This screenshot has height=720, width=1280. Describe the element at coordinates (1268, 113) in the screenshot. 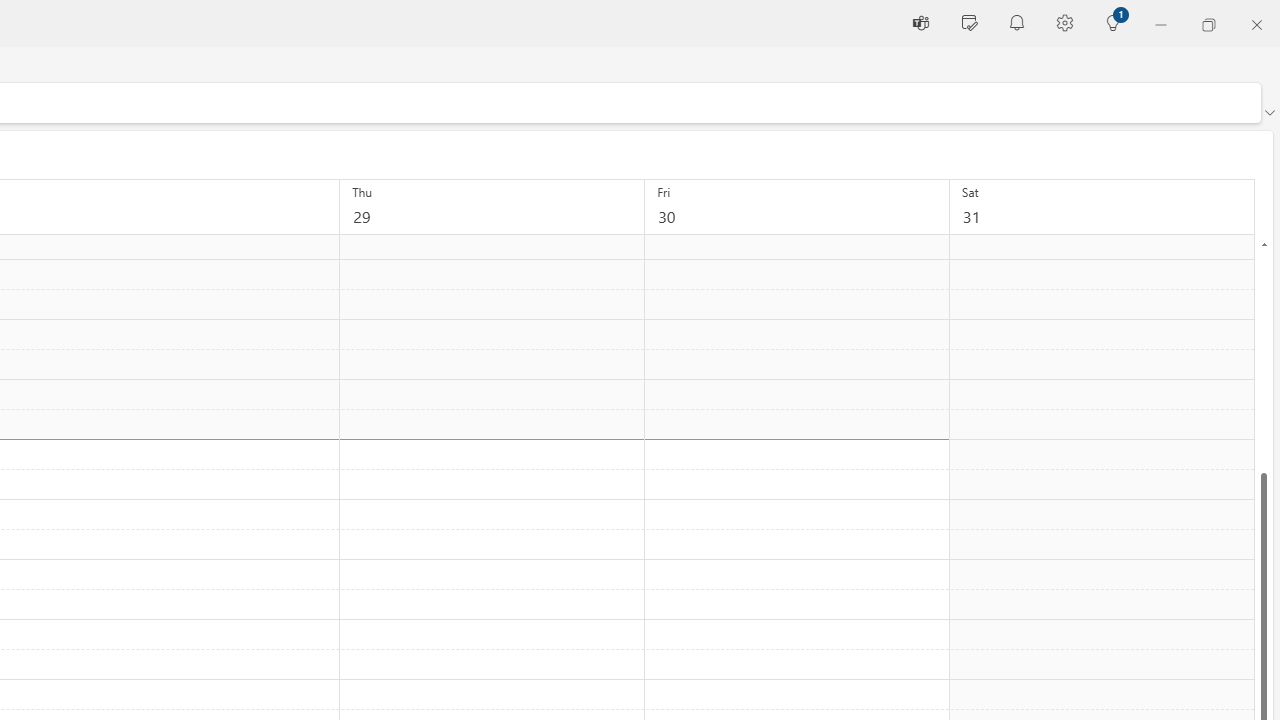

I see `'Ribbon display options'` at that location.